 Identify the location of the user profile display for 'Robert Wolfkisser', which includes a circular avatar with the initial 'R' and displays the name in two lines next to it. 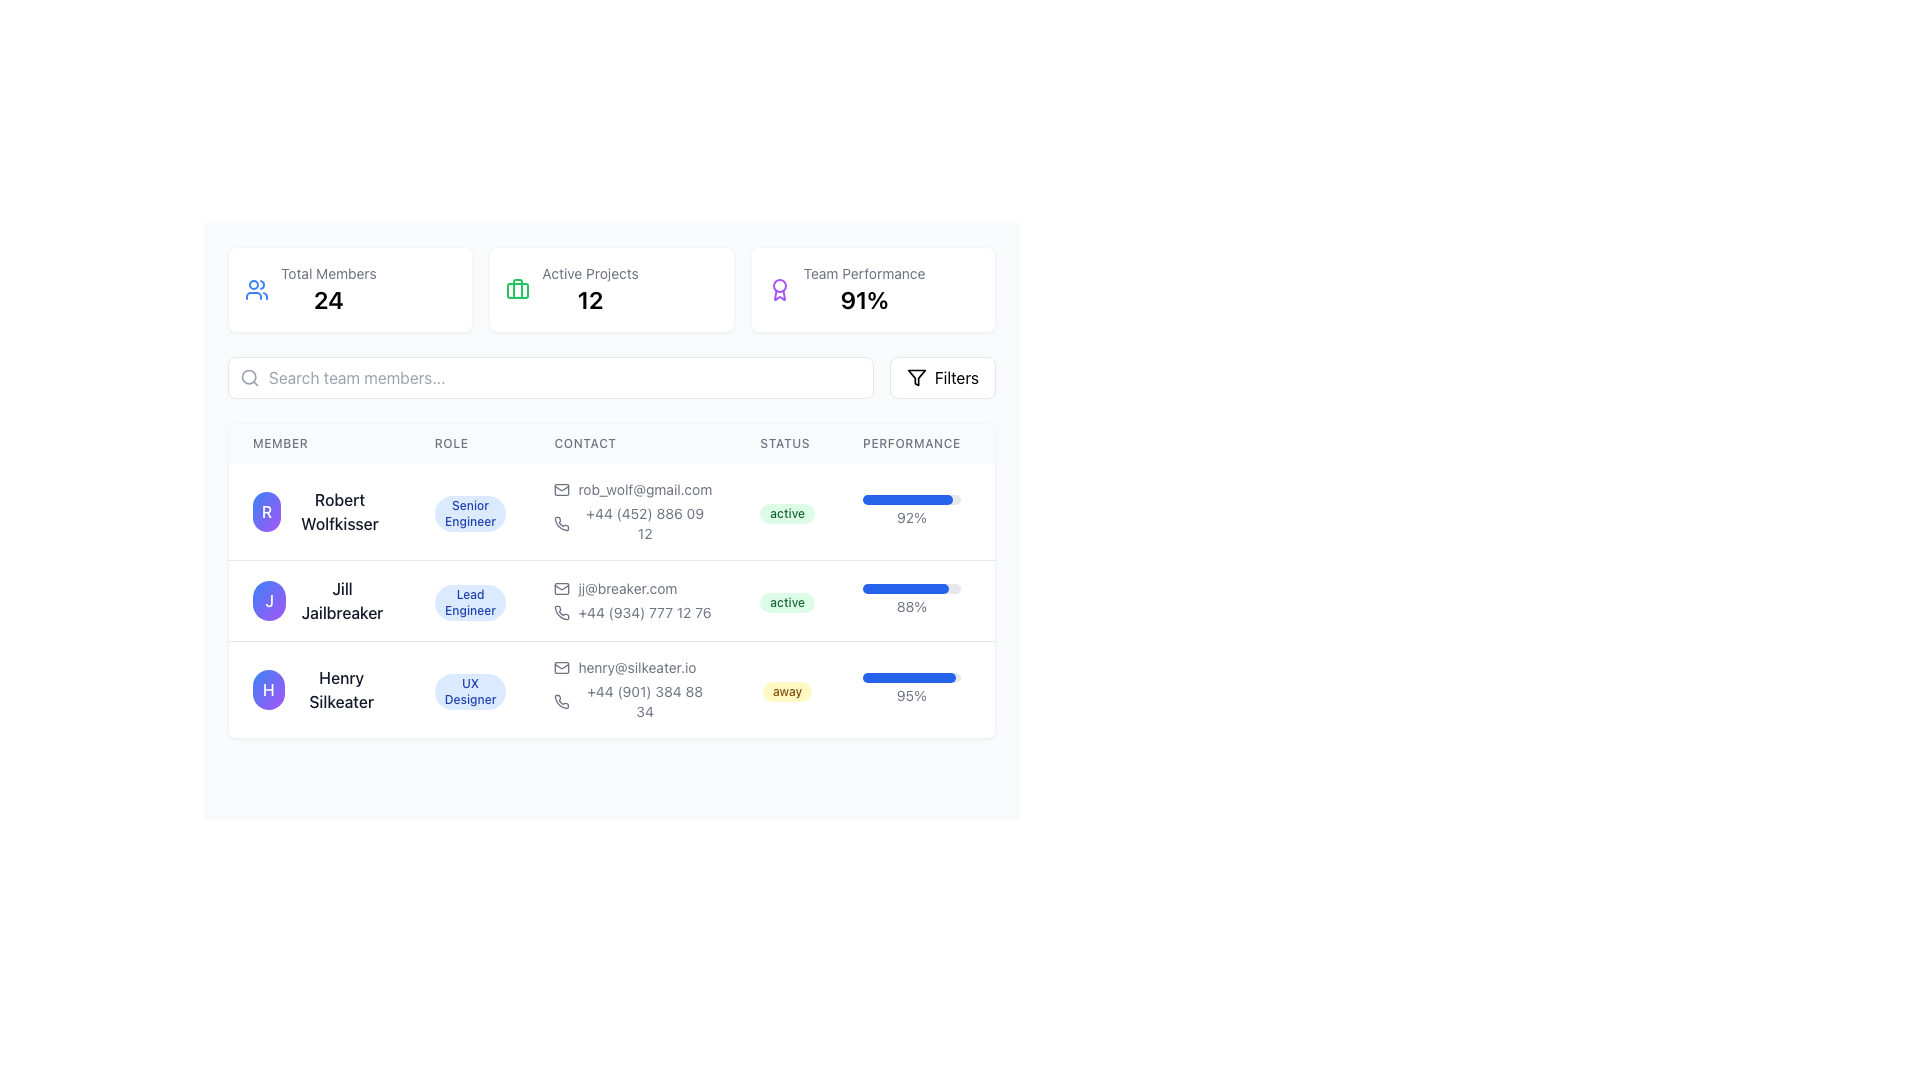
(318, 511).